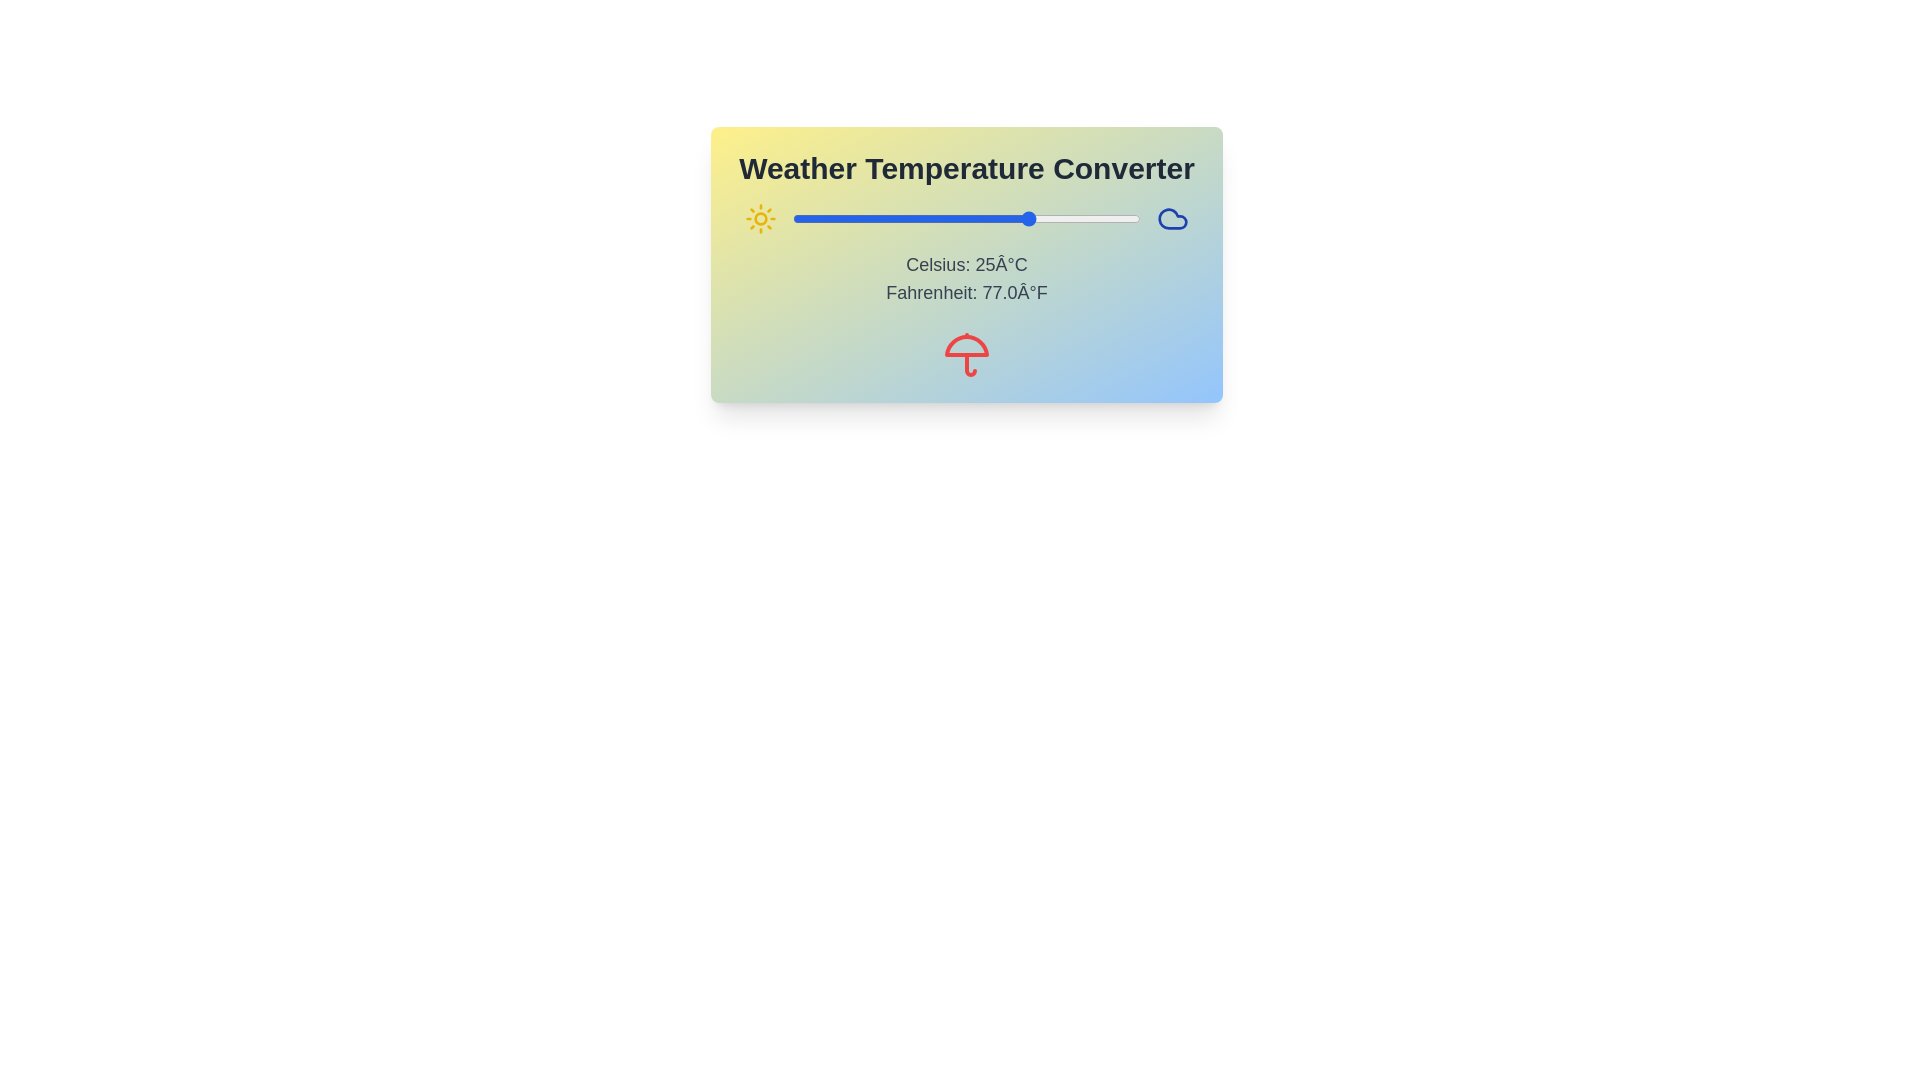 The height and width of the screenshot is (1080, 1920). What do you see at coordinates (1010, 219) in the screenshot?
I see `the temperature to 20°C using the slider` at bounding box center [1010, 219].